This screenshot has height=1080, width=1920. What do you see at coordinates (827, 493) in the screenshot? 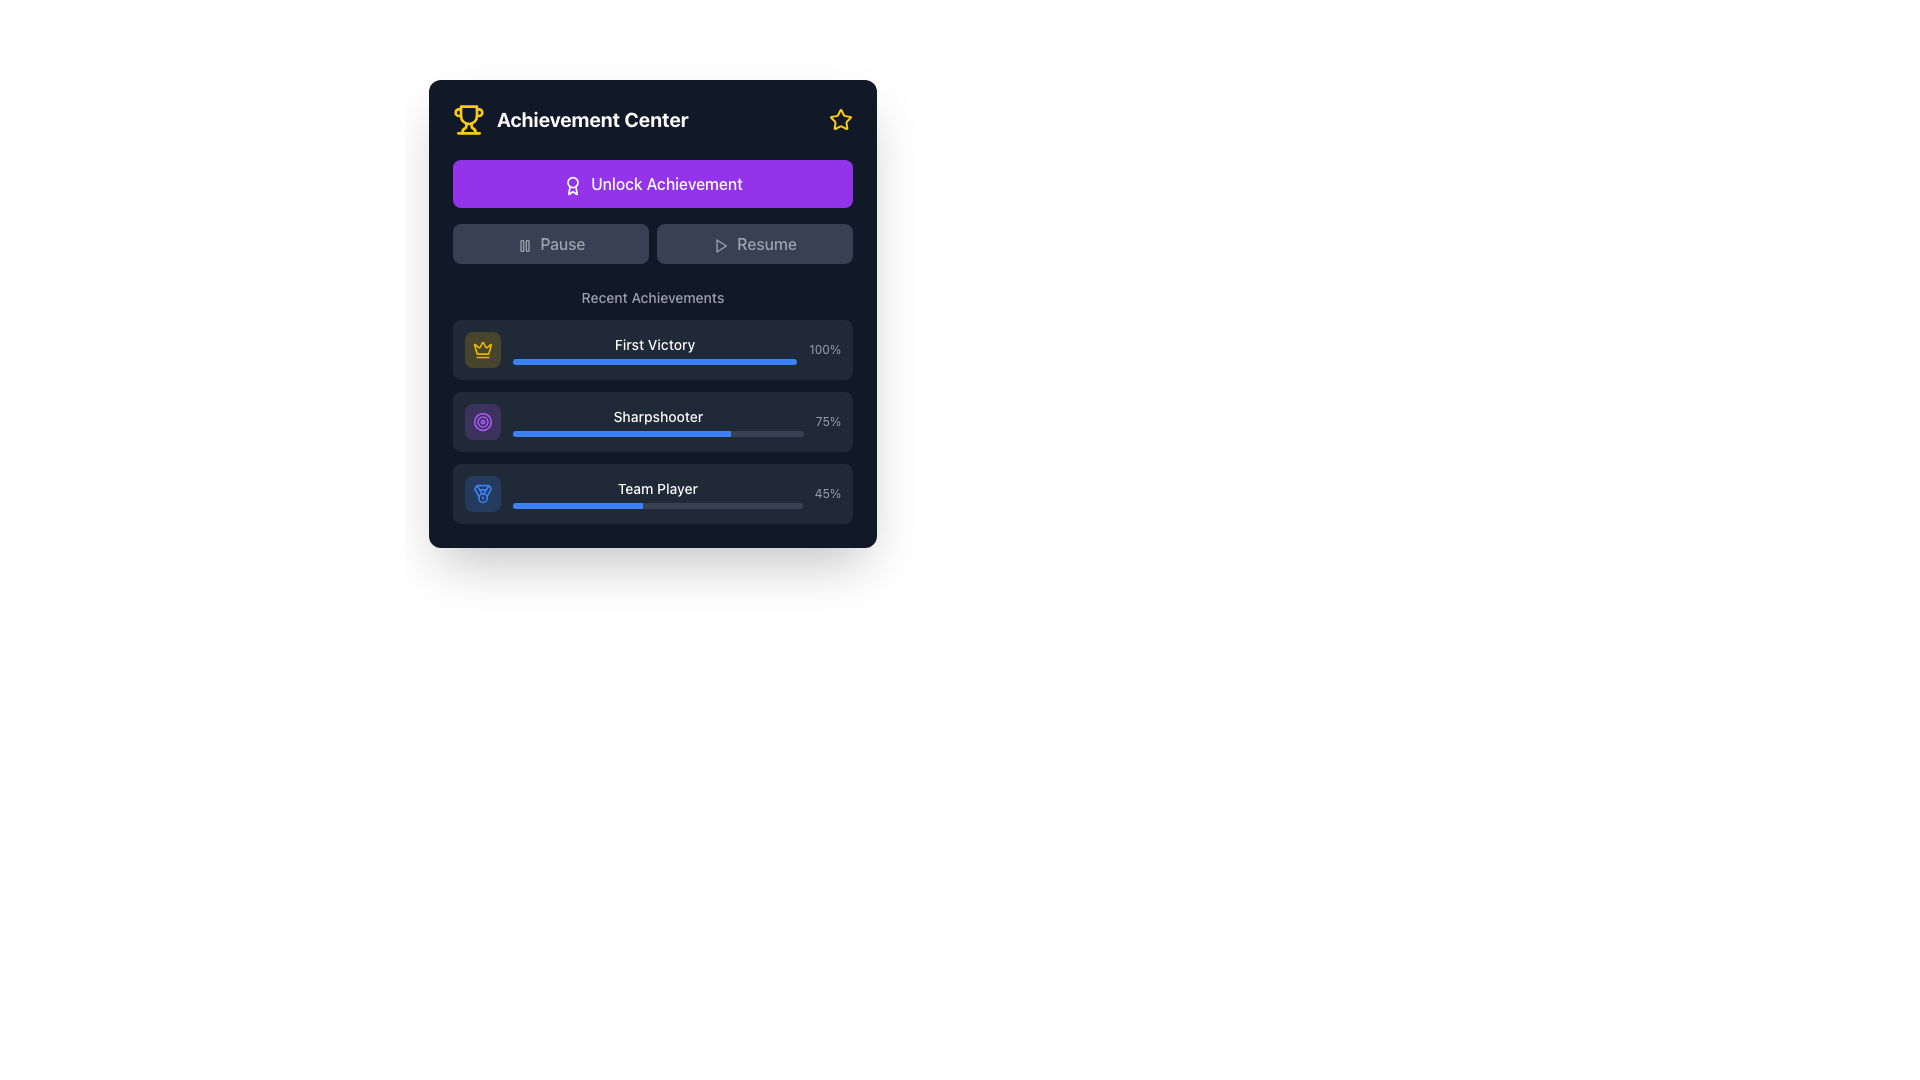
I see `percentage value displayed in the text label showing '45%' in a small light gray font, located in the bottom-right corner of the section aligned with the 'Team Player' progress bar` at bounding box center [827, 493].